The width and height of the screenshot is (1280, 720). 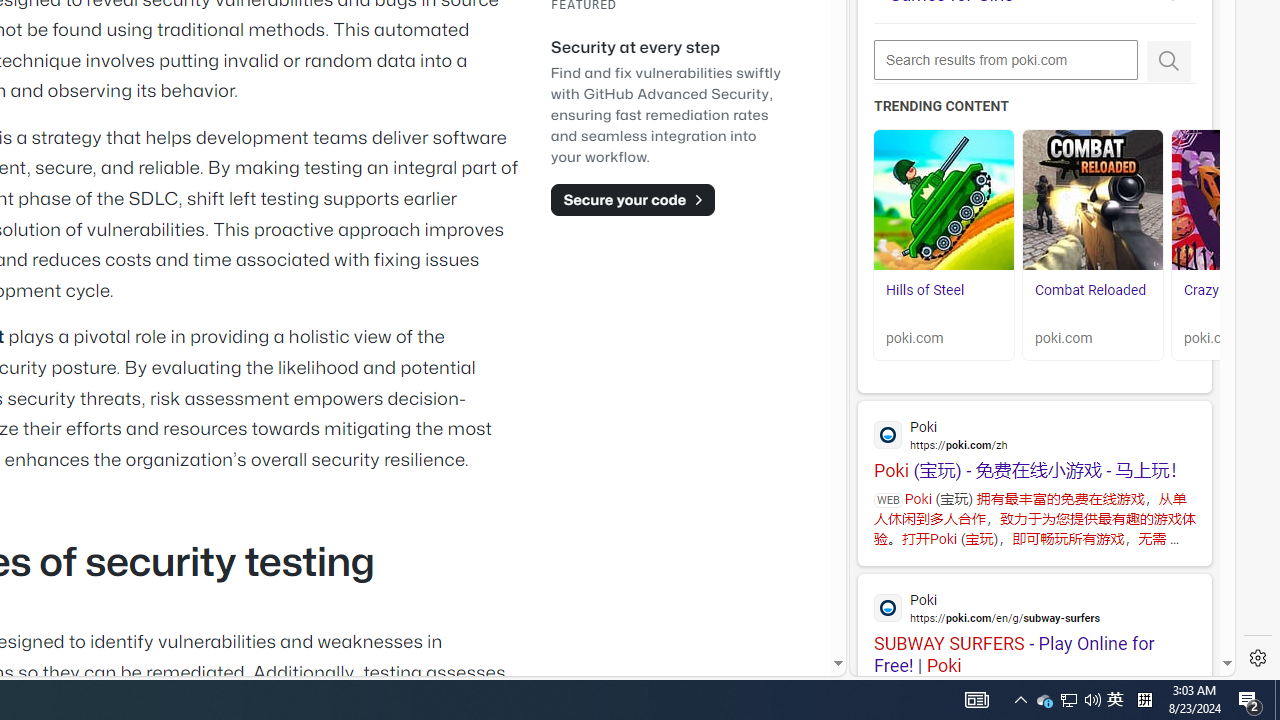 What do you see at coordinates (631, 199) in the screenshot?
I see `'Secure your code'` at bounding box center [631, 199].